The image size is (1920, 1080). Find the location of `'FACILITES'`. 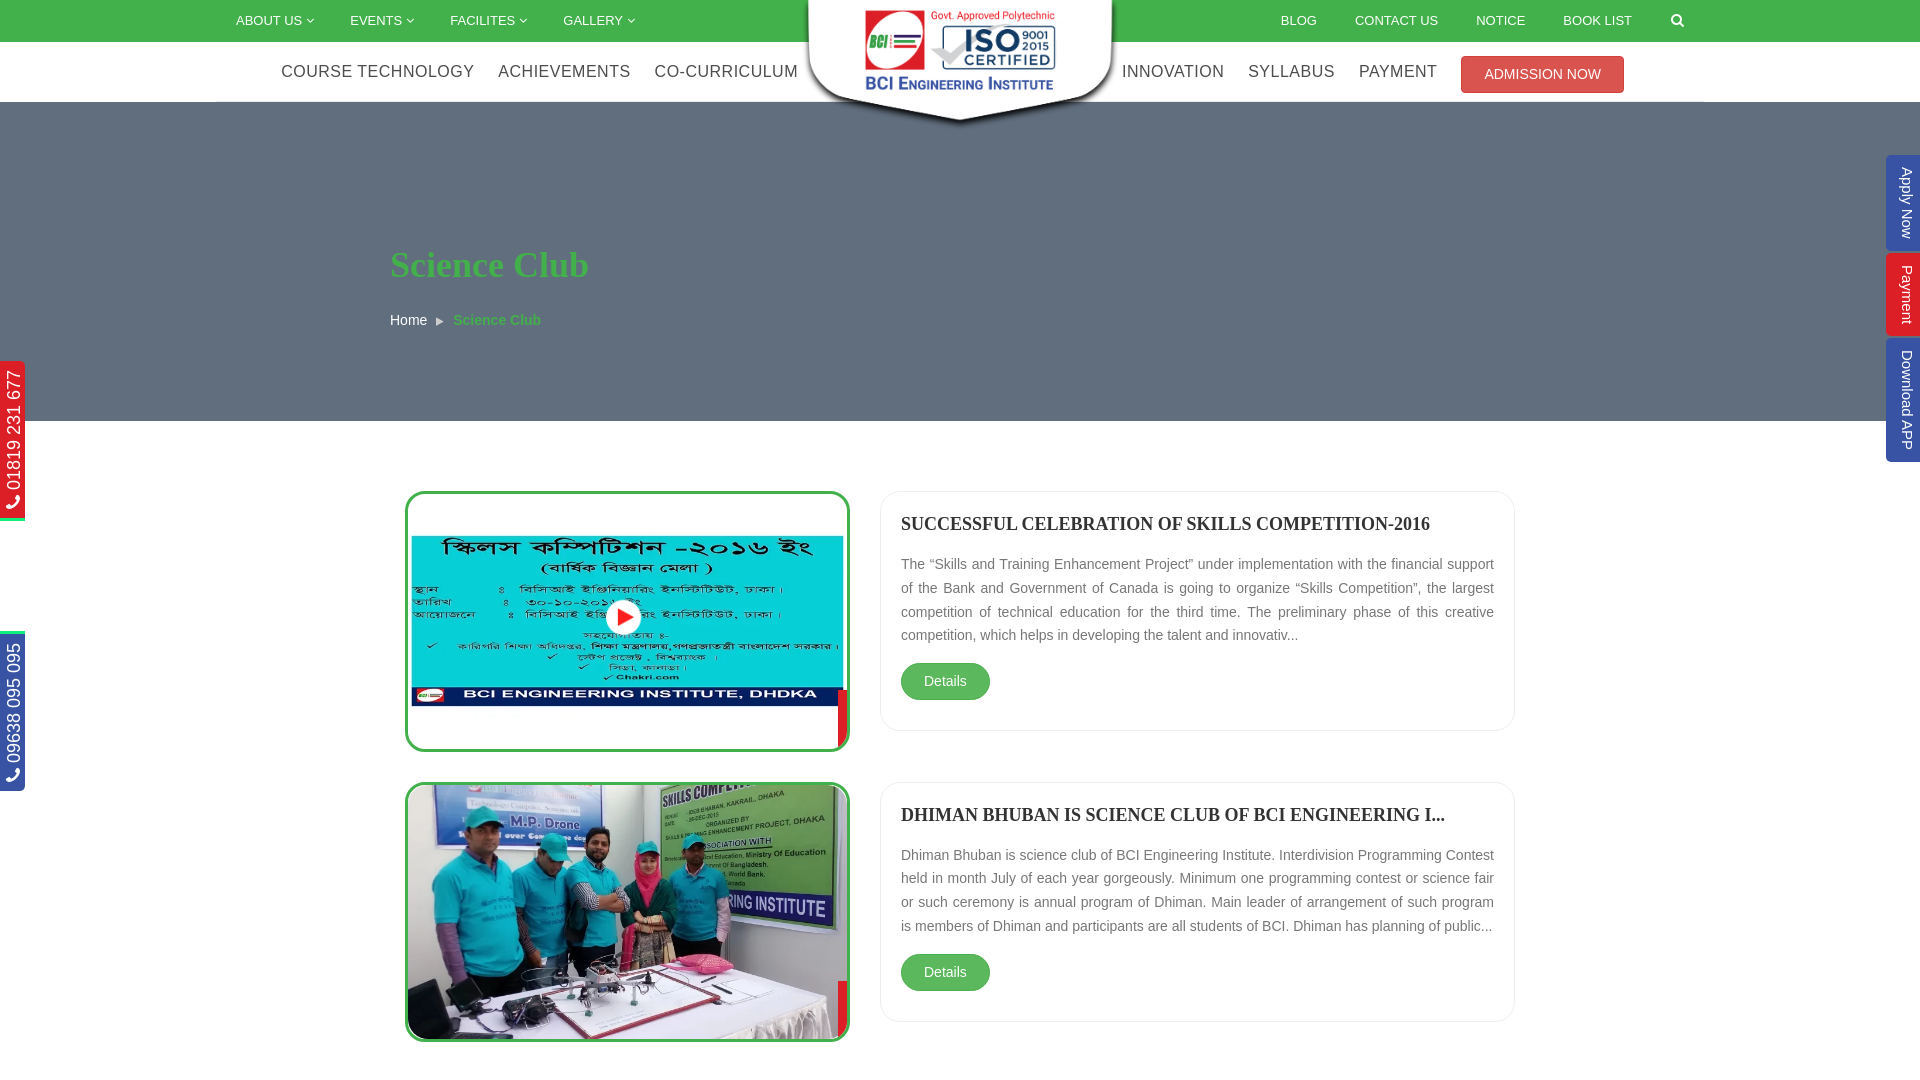

'FACILITES' is located at coordinates (486, 20).